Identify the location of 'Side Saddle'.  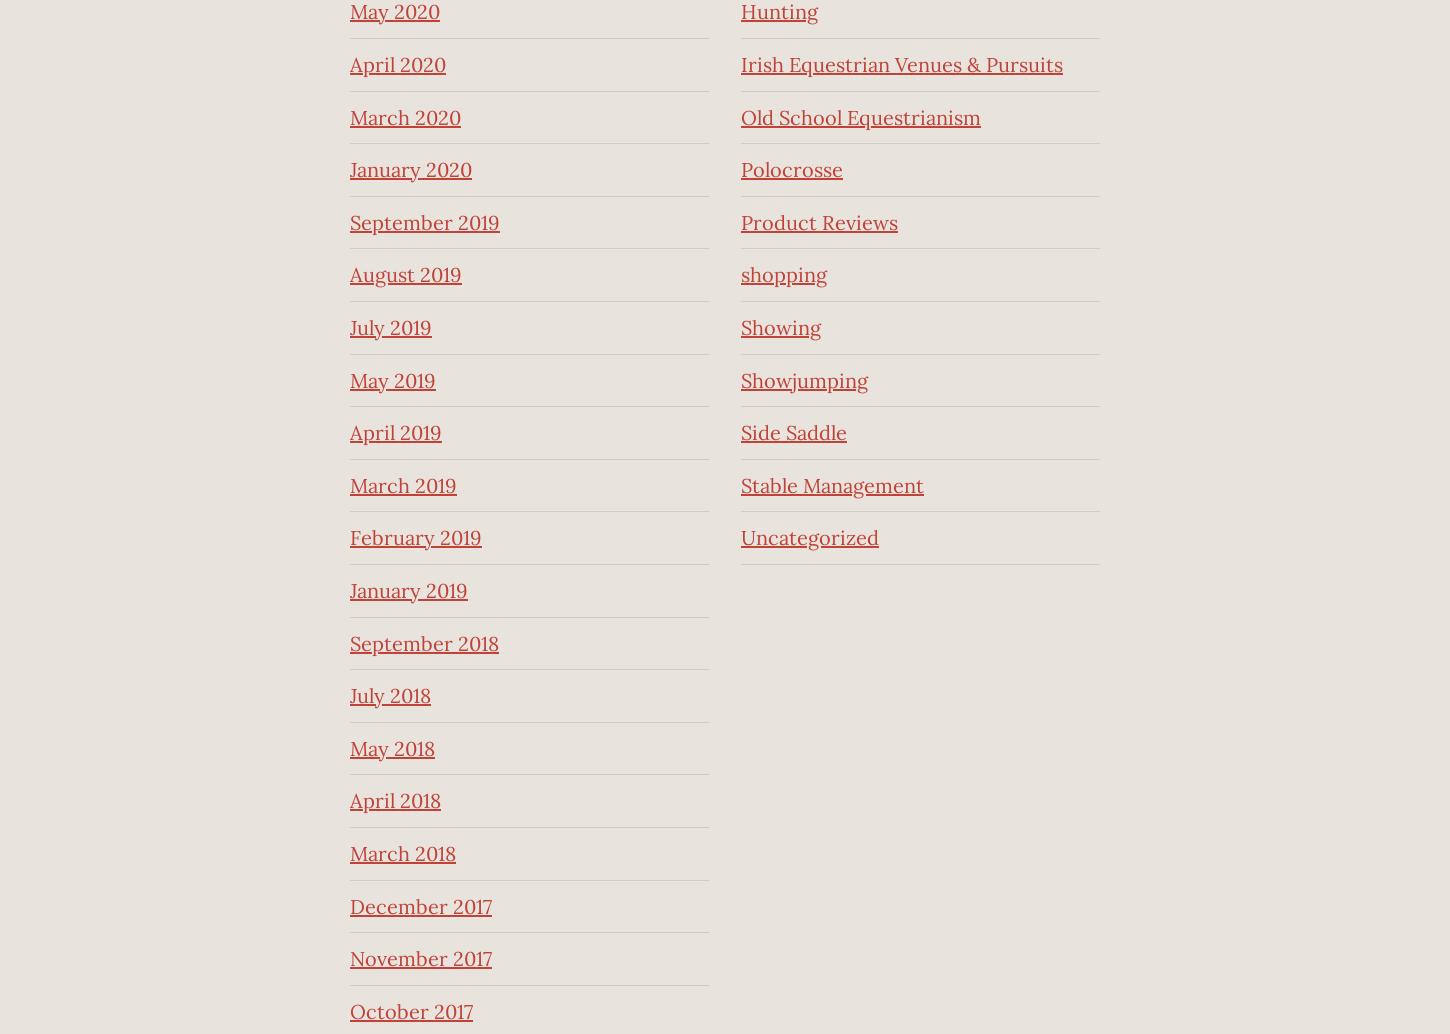
(794, 431).